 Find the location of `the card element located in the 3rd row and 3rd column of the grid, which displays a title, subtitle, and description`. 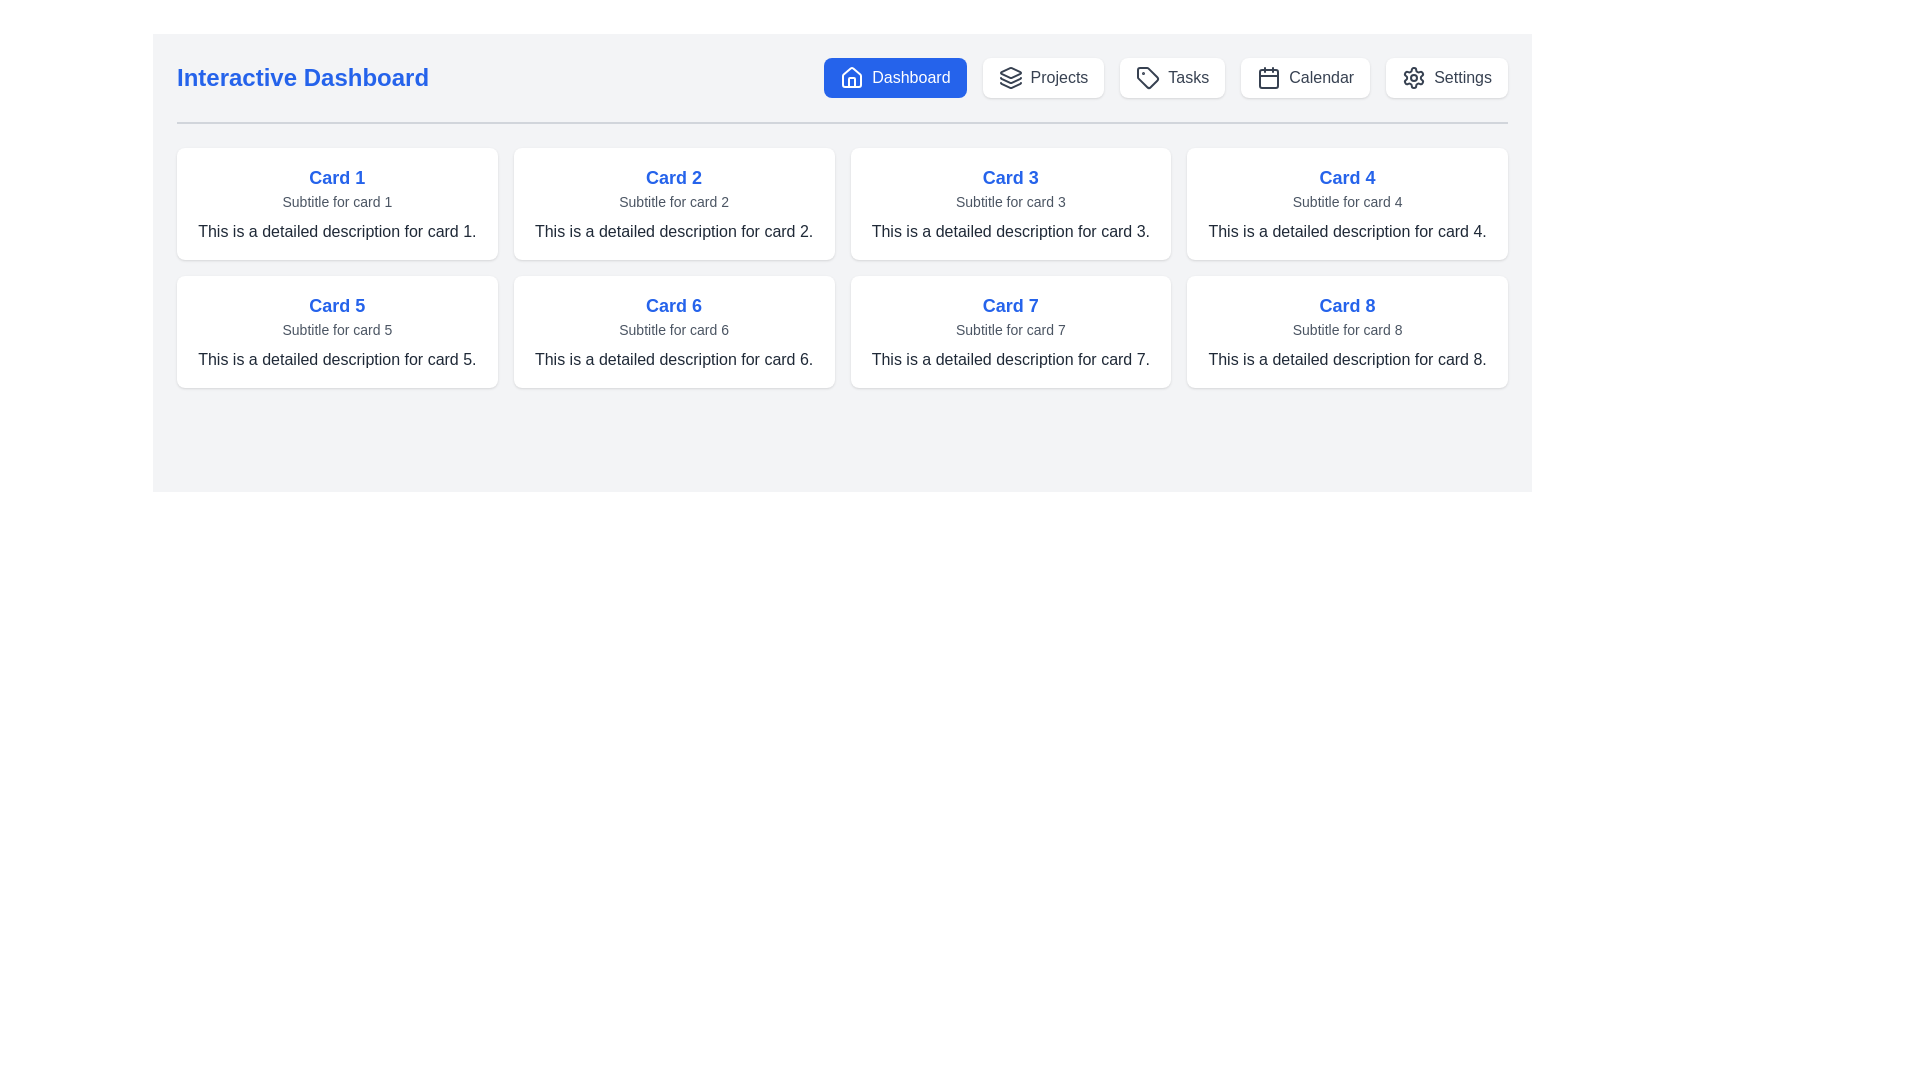

the card element located in the 3rd row and 3rd column of the grid, which displays a title, subtitle, and description is located at coordinates (1010, 330).